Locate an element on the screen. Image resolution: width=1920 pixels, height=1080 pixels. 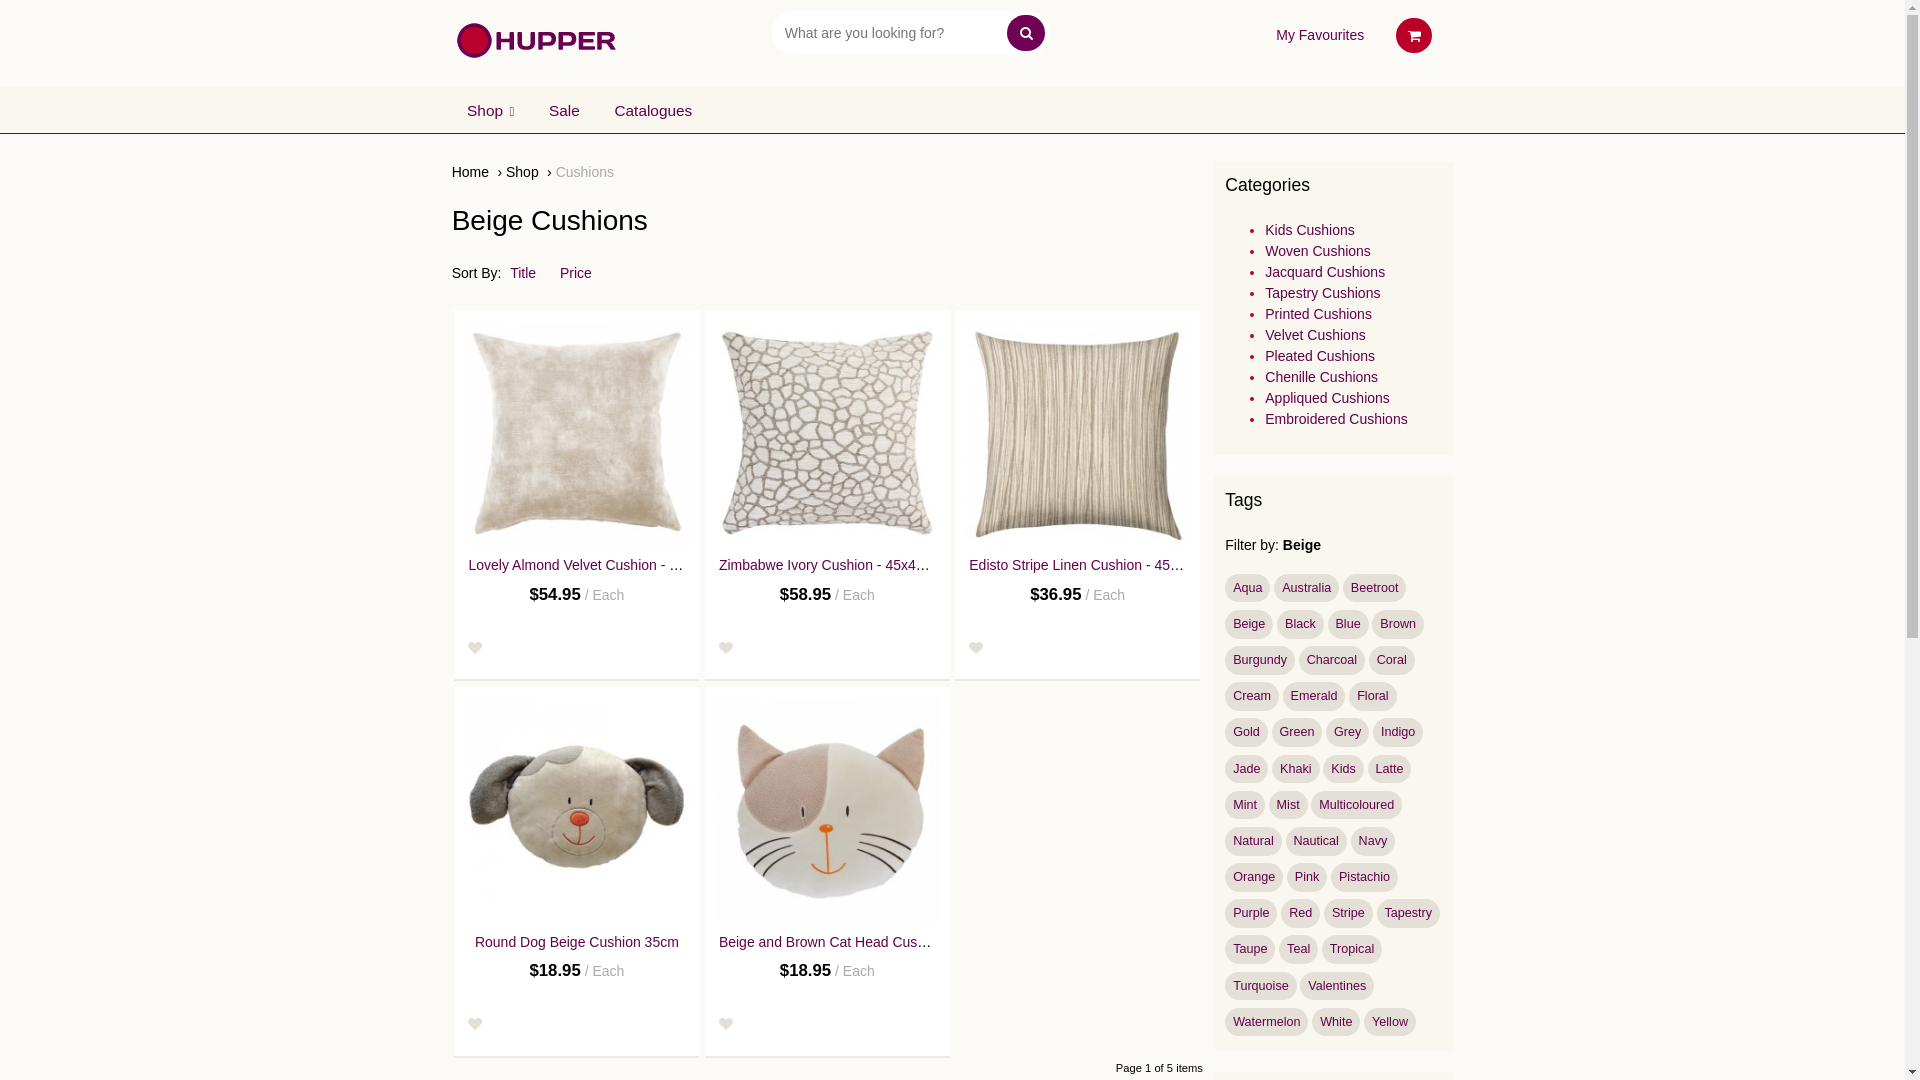
'Tropical' is located at coordinates (1352, 948).